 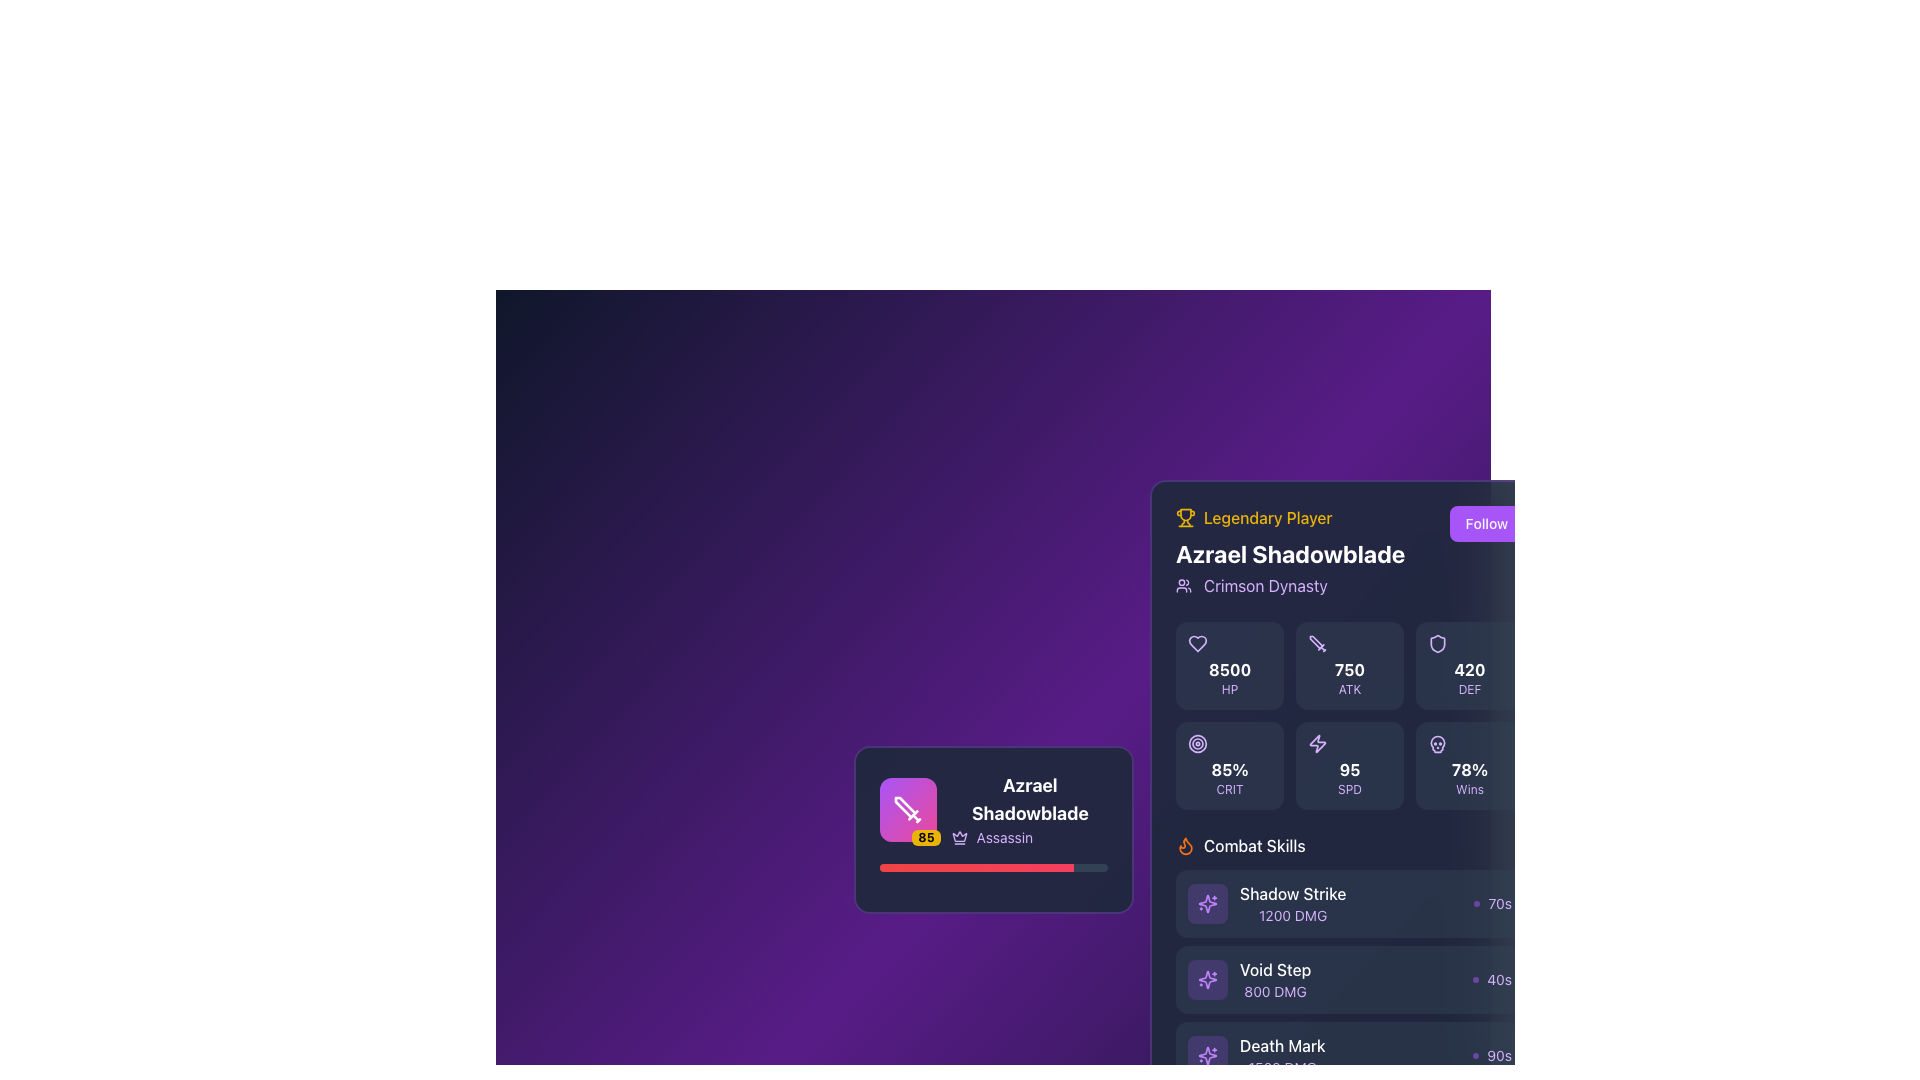 I want to click on the orange flame-shaped icon that visually represents 'Combat Skills', located beside the associated text in the right-side panel, so click(x=1185, y=845).